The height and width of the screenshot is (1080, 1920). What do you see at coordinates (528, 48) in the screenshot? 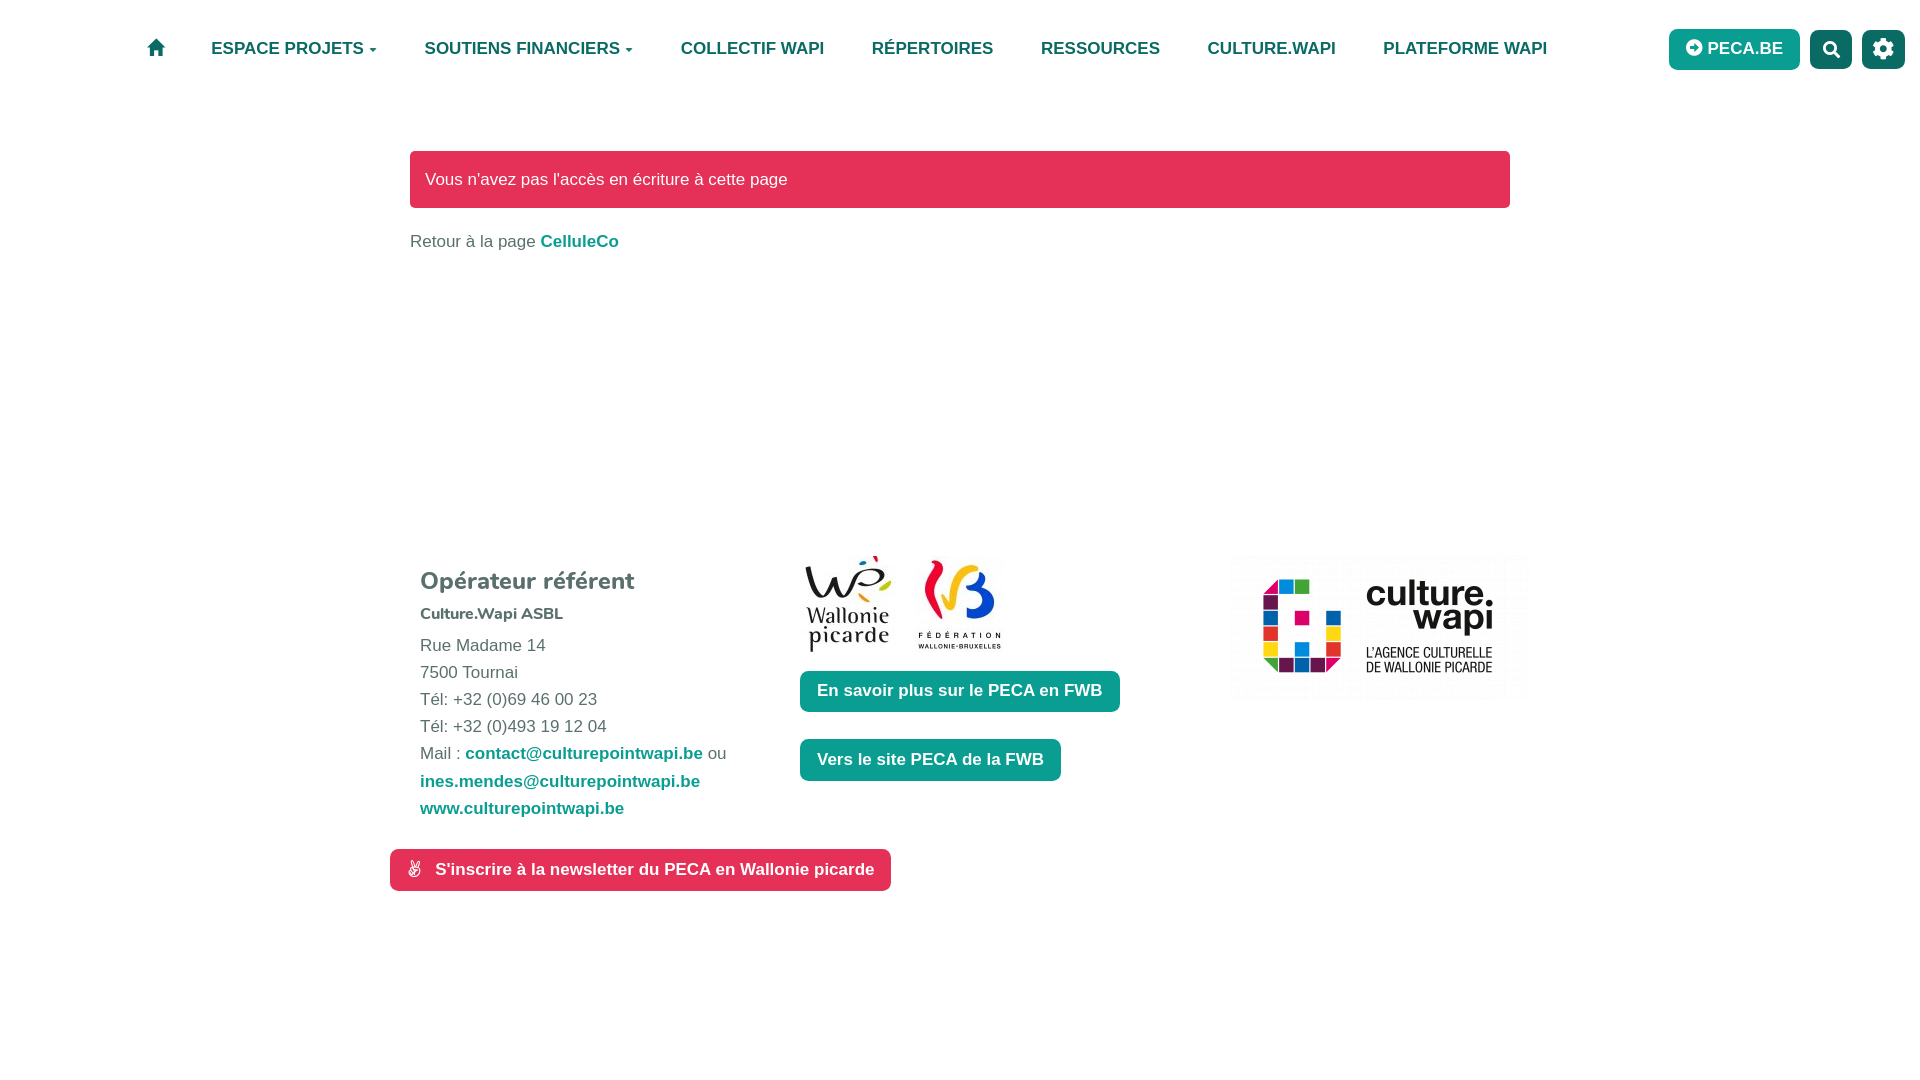
I see `'SOUTIENS FINANCIERS'` at bounding box center [528, 48].